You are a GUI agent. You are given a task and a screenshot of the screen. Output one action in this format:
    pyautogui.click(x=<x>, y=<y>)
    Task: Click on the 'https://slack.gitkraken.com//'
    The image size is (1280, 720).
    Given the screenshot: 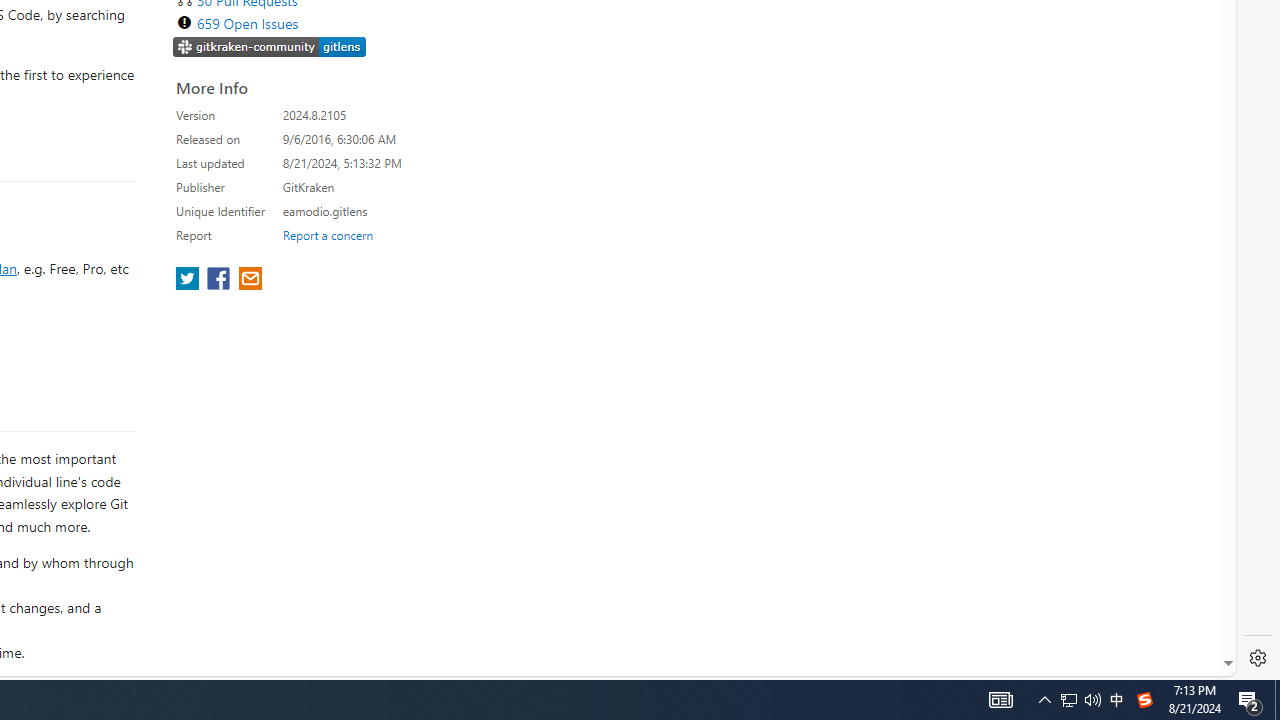 What is the action you would take?
    pyautogui.click(x=269, y=45)
    